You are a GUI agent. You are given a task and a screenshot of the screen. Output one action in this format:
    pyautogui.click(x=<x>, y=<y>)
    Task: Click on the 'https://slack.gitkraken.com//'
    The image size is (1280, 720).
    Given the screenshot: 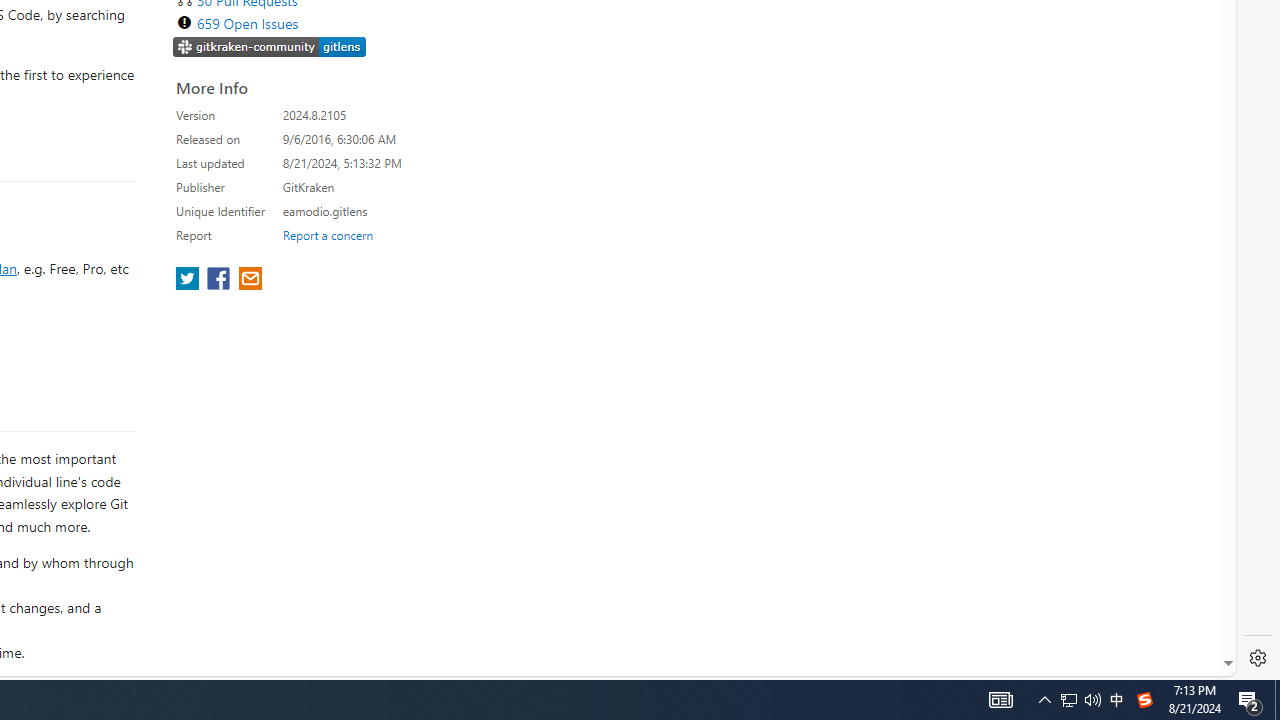 What is the action you would take?
    pyautogui.click(x=269, y=45)
    